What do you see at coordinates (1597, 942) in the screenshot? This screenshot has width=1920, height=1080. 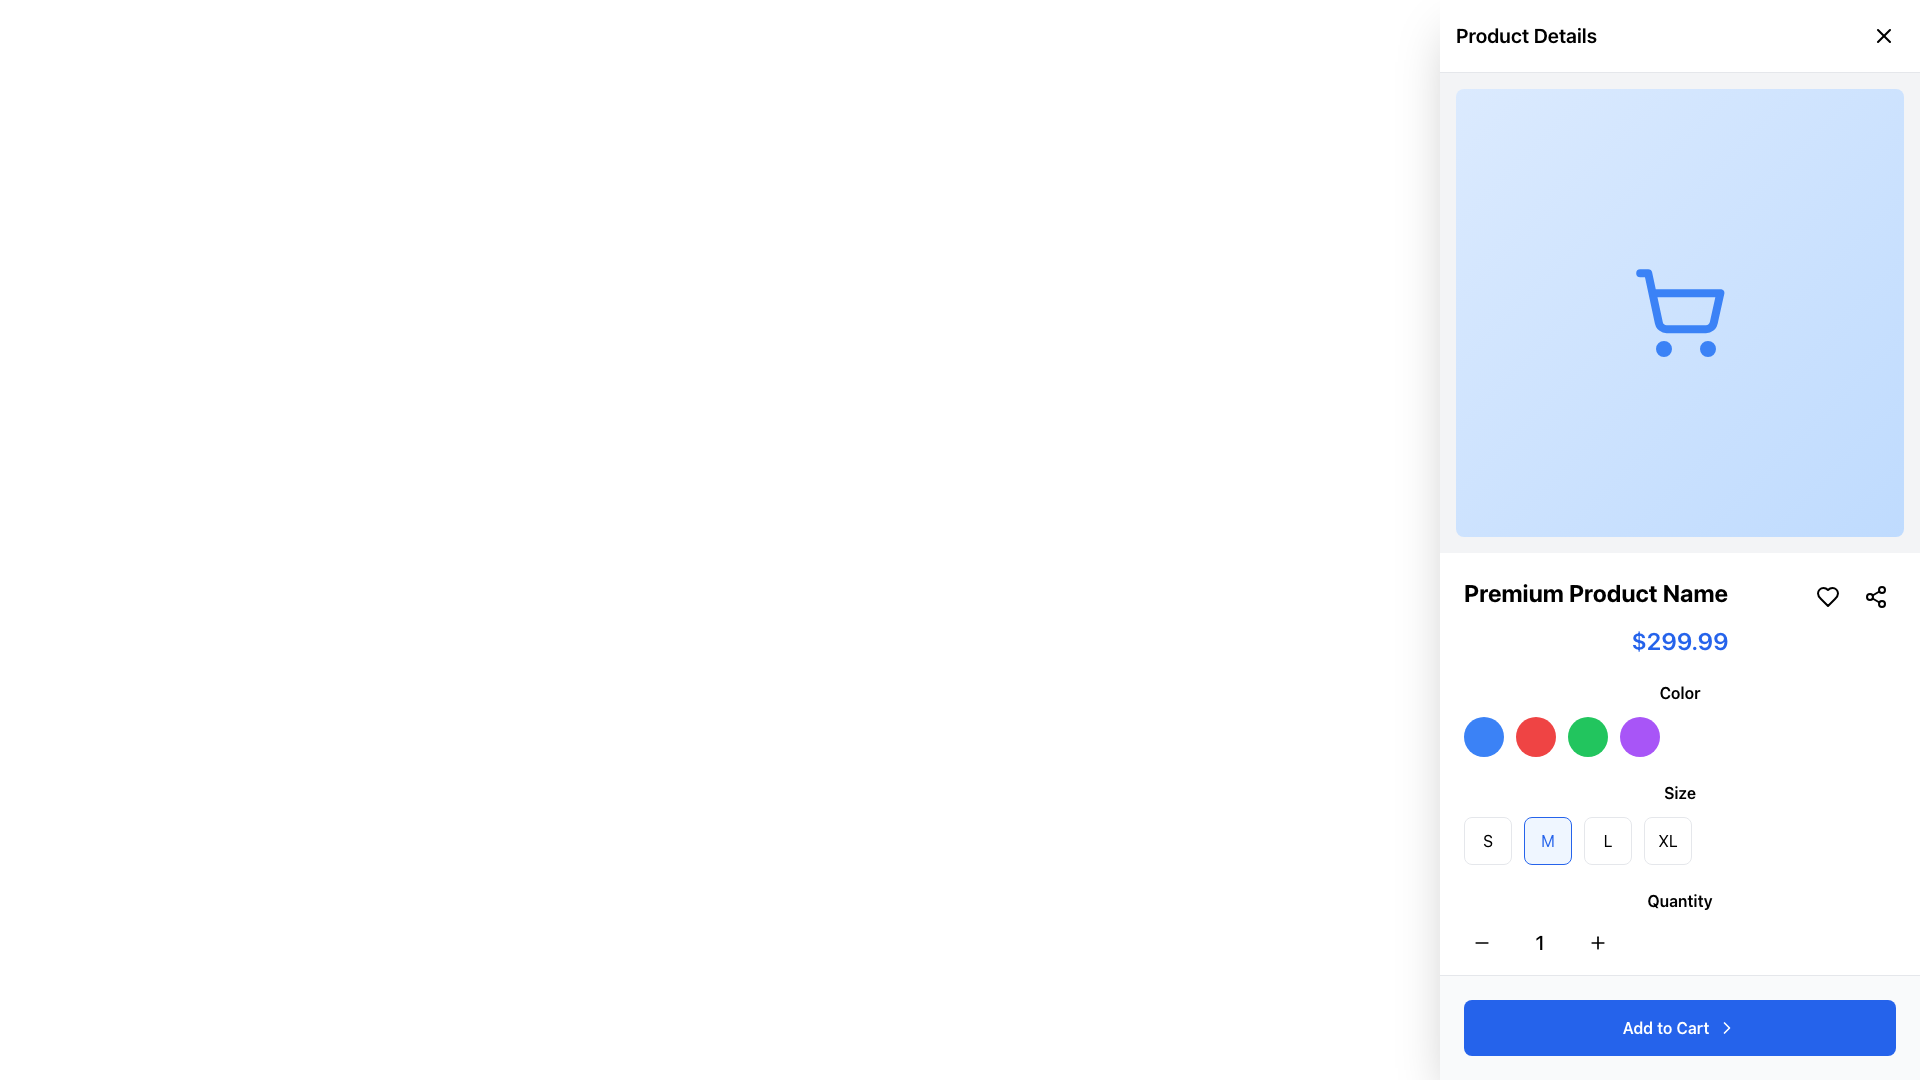 I see `the small icon resembling a plus sign with a circular button-like background located near the bottom-right corner of the product detail panel under the 'Quantity' section` at bounding box center [1597, 942].